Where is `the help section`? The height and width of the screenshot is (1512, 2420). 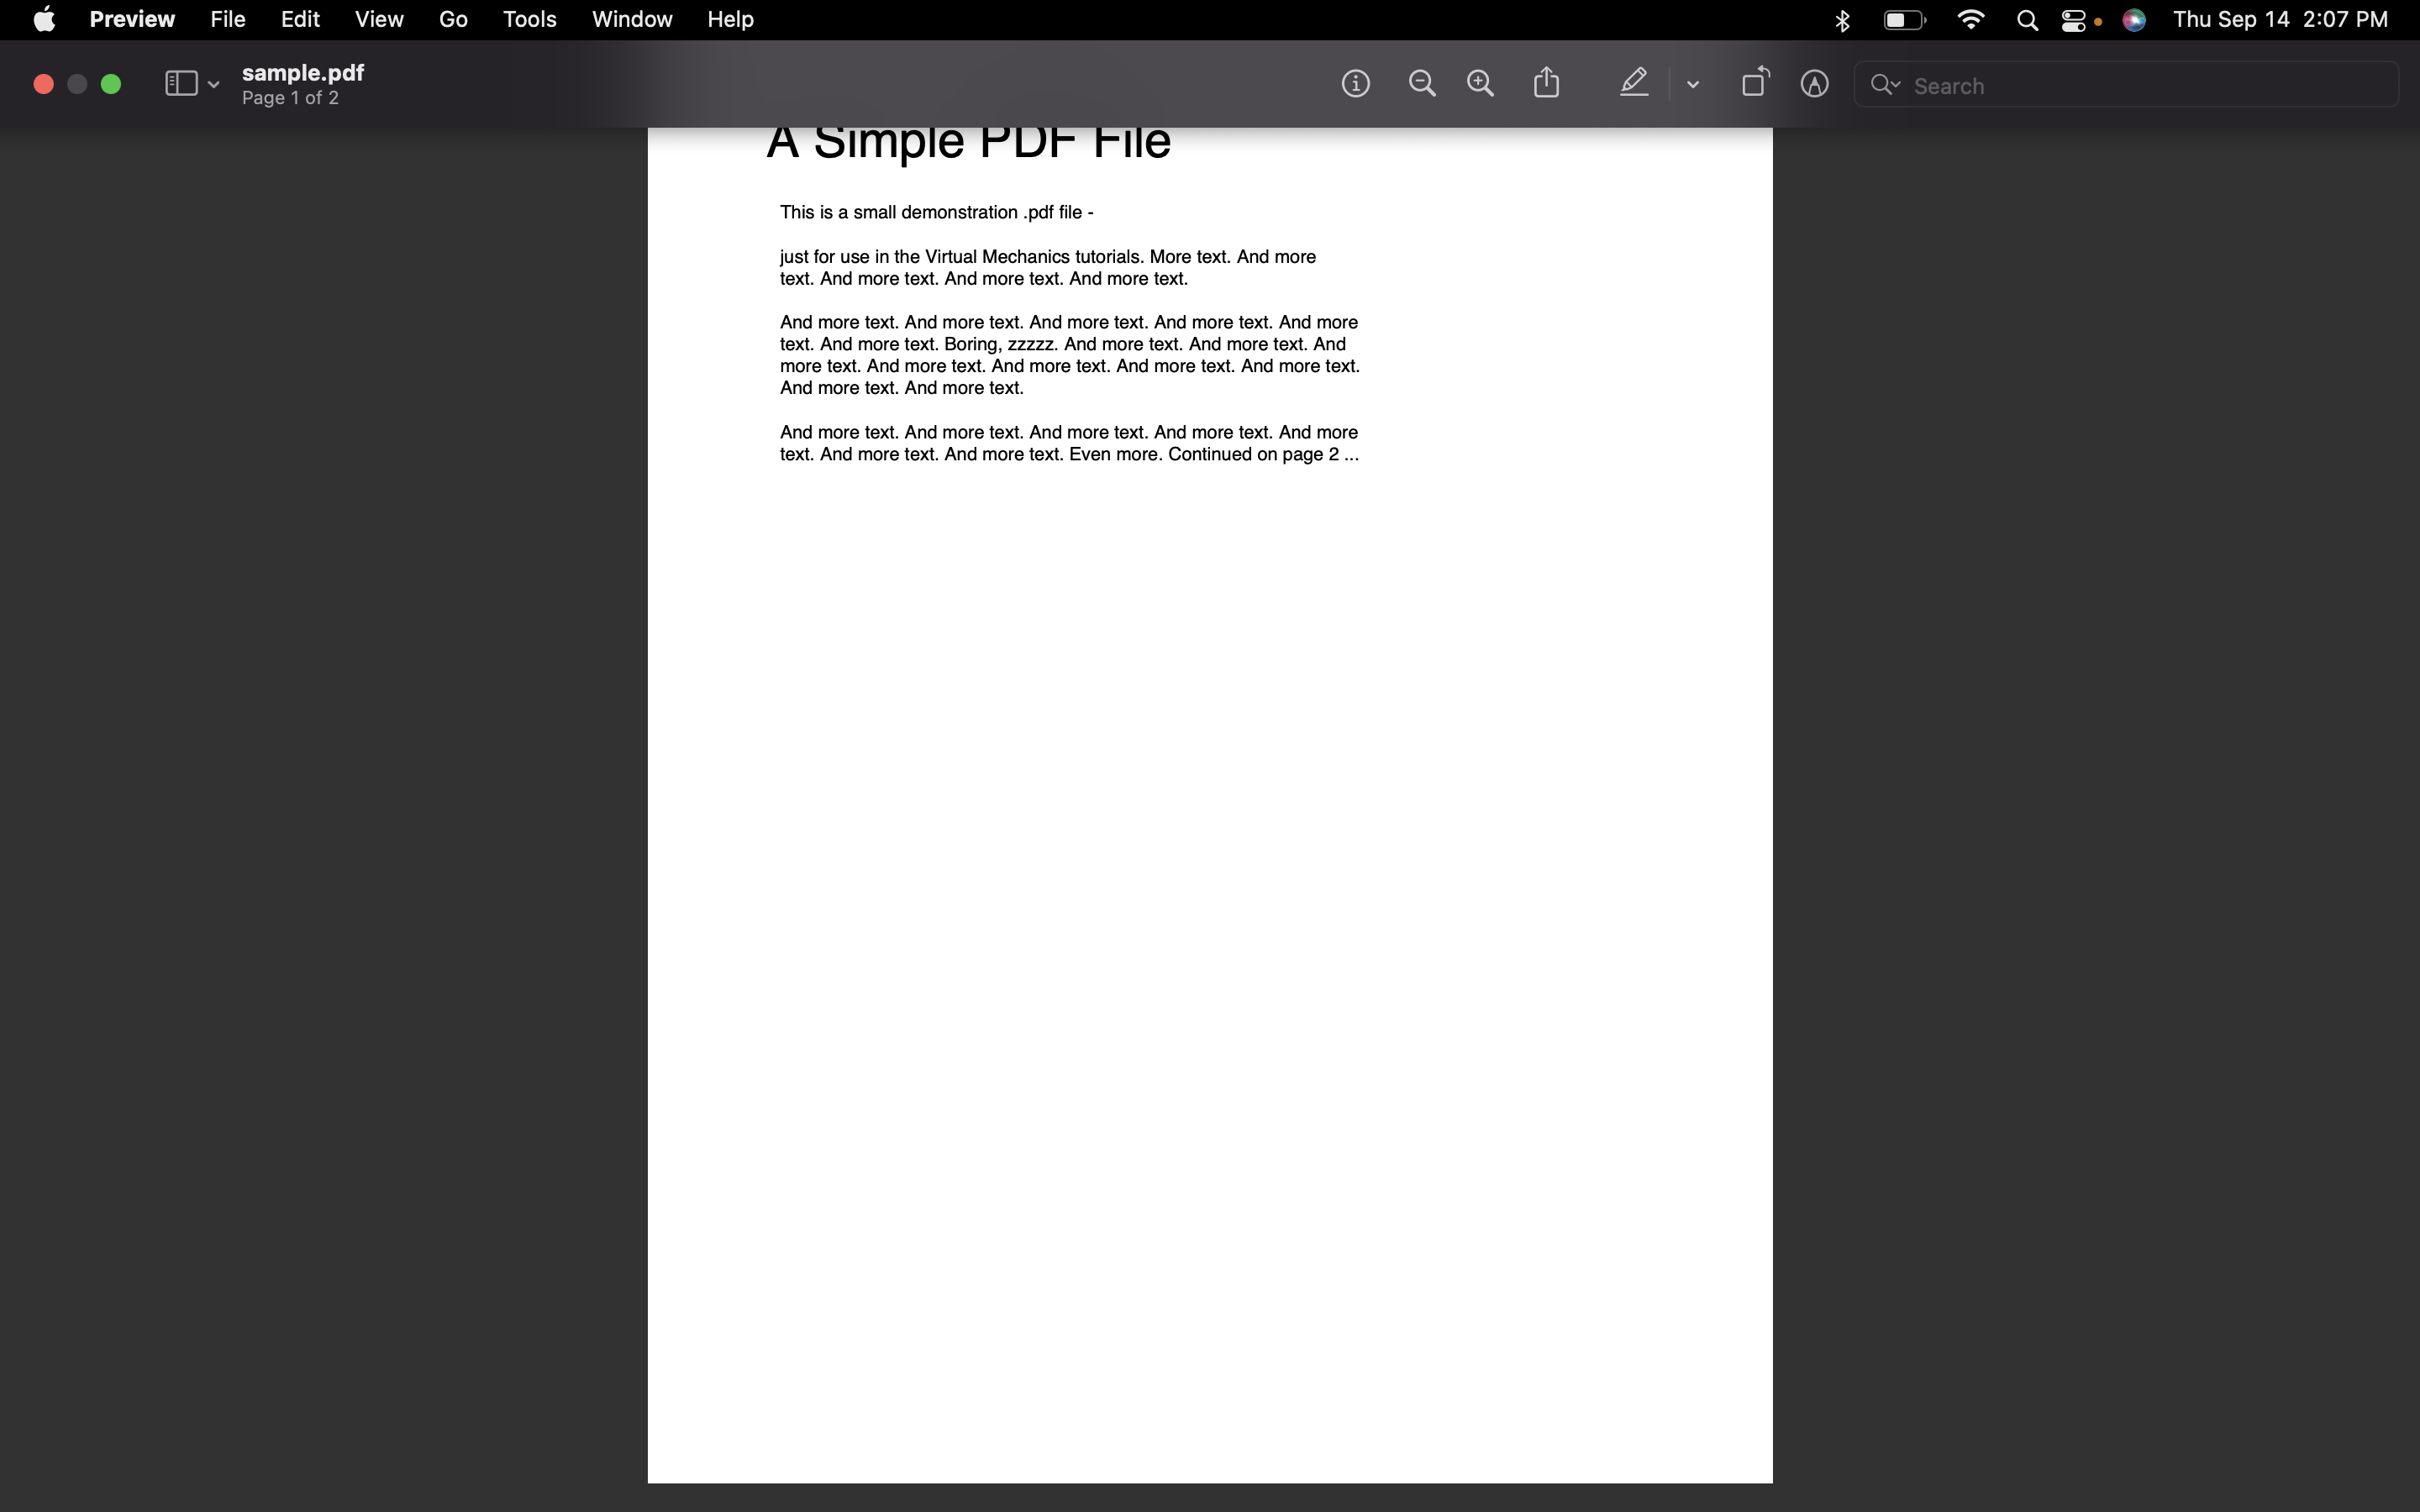
the help section is located at coordinates (730, 21).